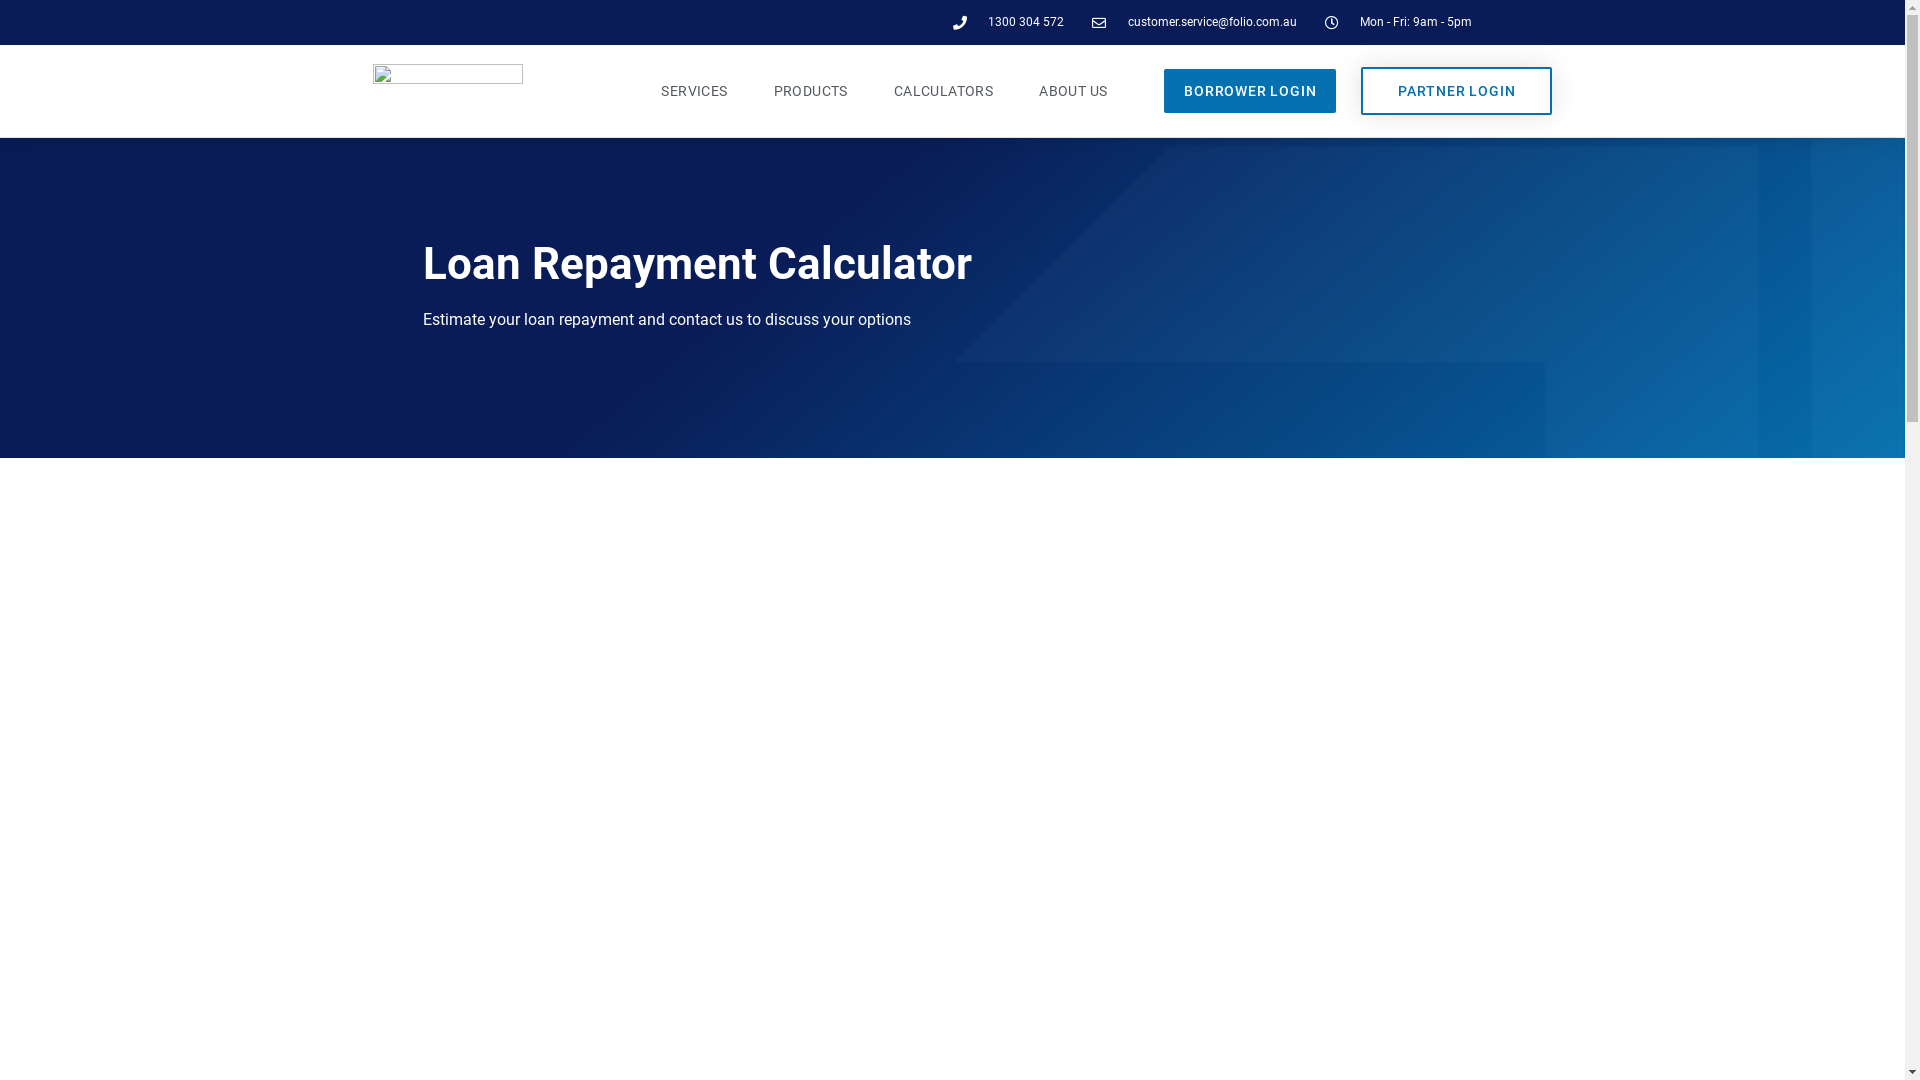 Image resolution: width=1920 pixels, height=1080 pixels. What do you see at coordinates (1018, 91) in the screenshot?
I see `'ABOUT US'` at bounding box center [1018, 91].